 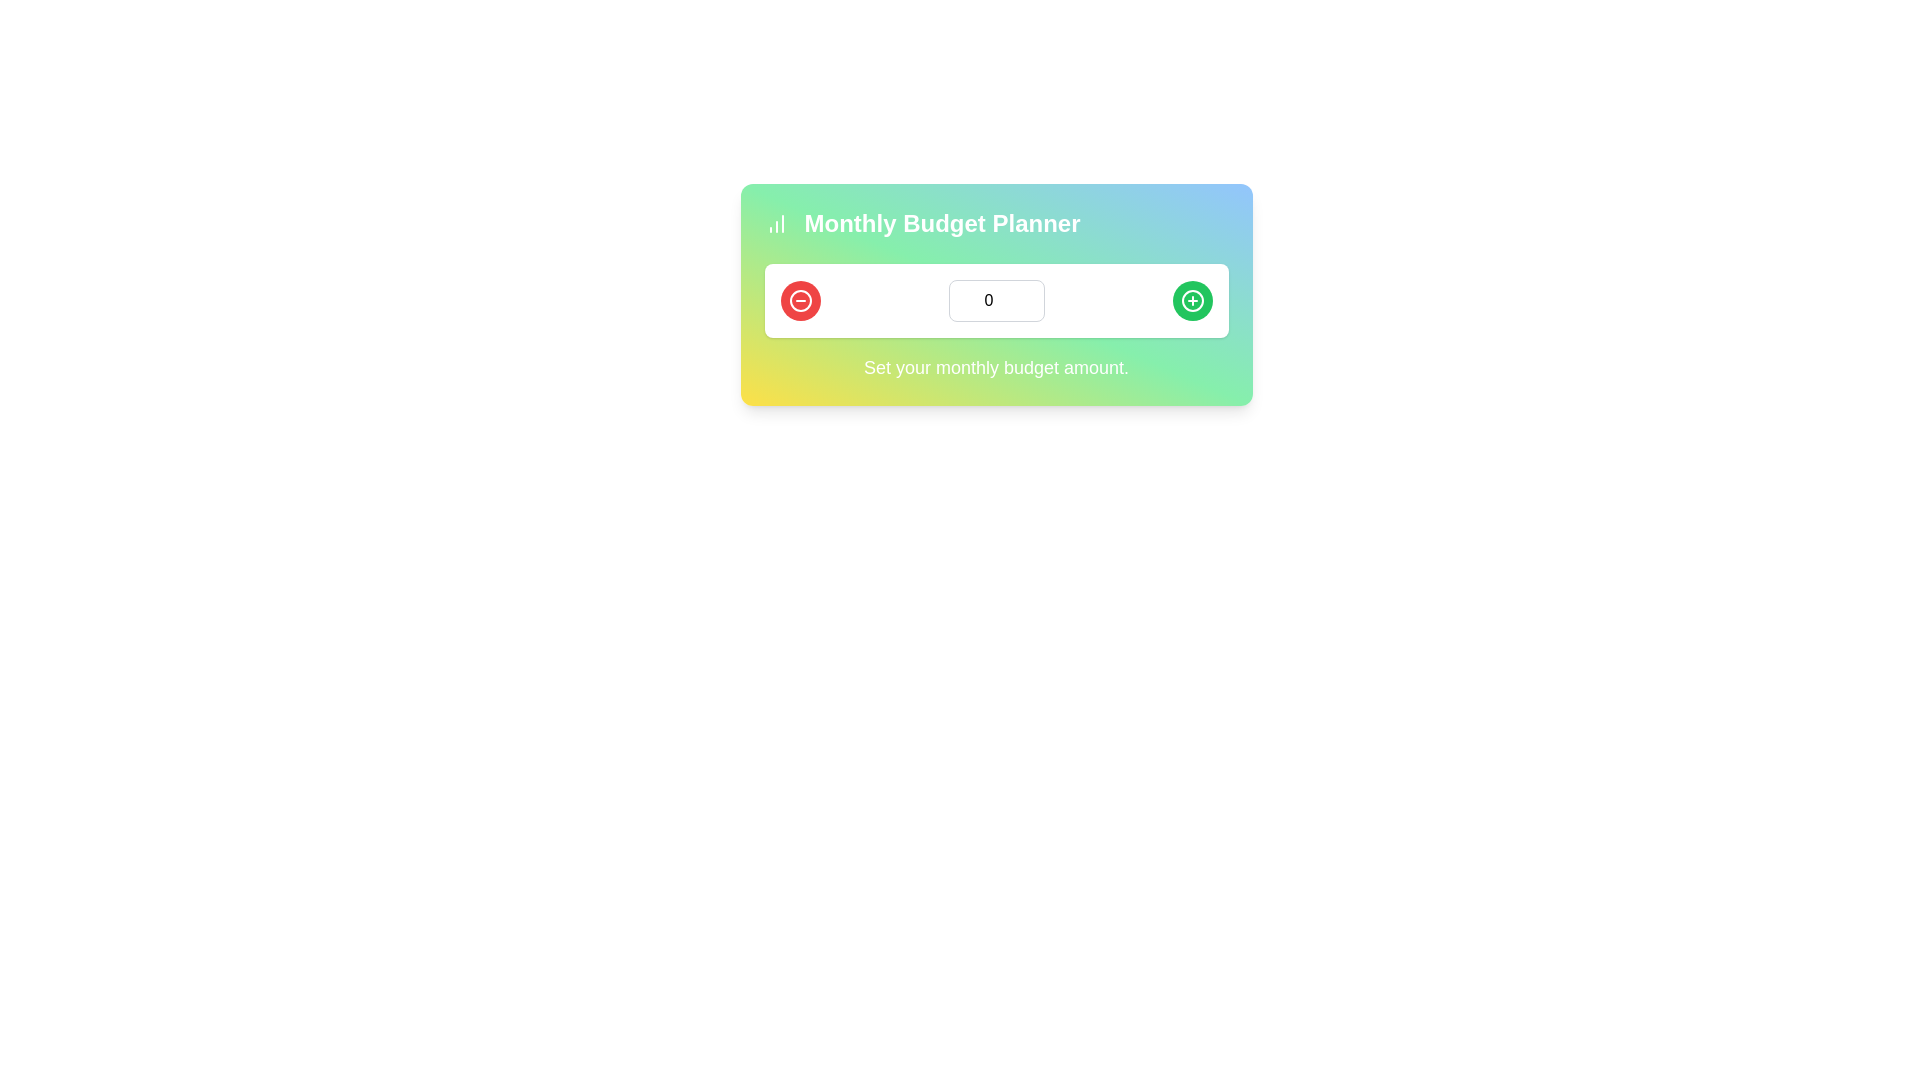 I want to click on the button on the left side of the 'Monthly Budget Planner' card to decrease the numeric value displayed in the input field, so click(x=800, y=300).